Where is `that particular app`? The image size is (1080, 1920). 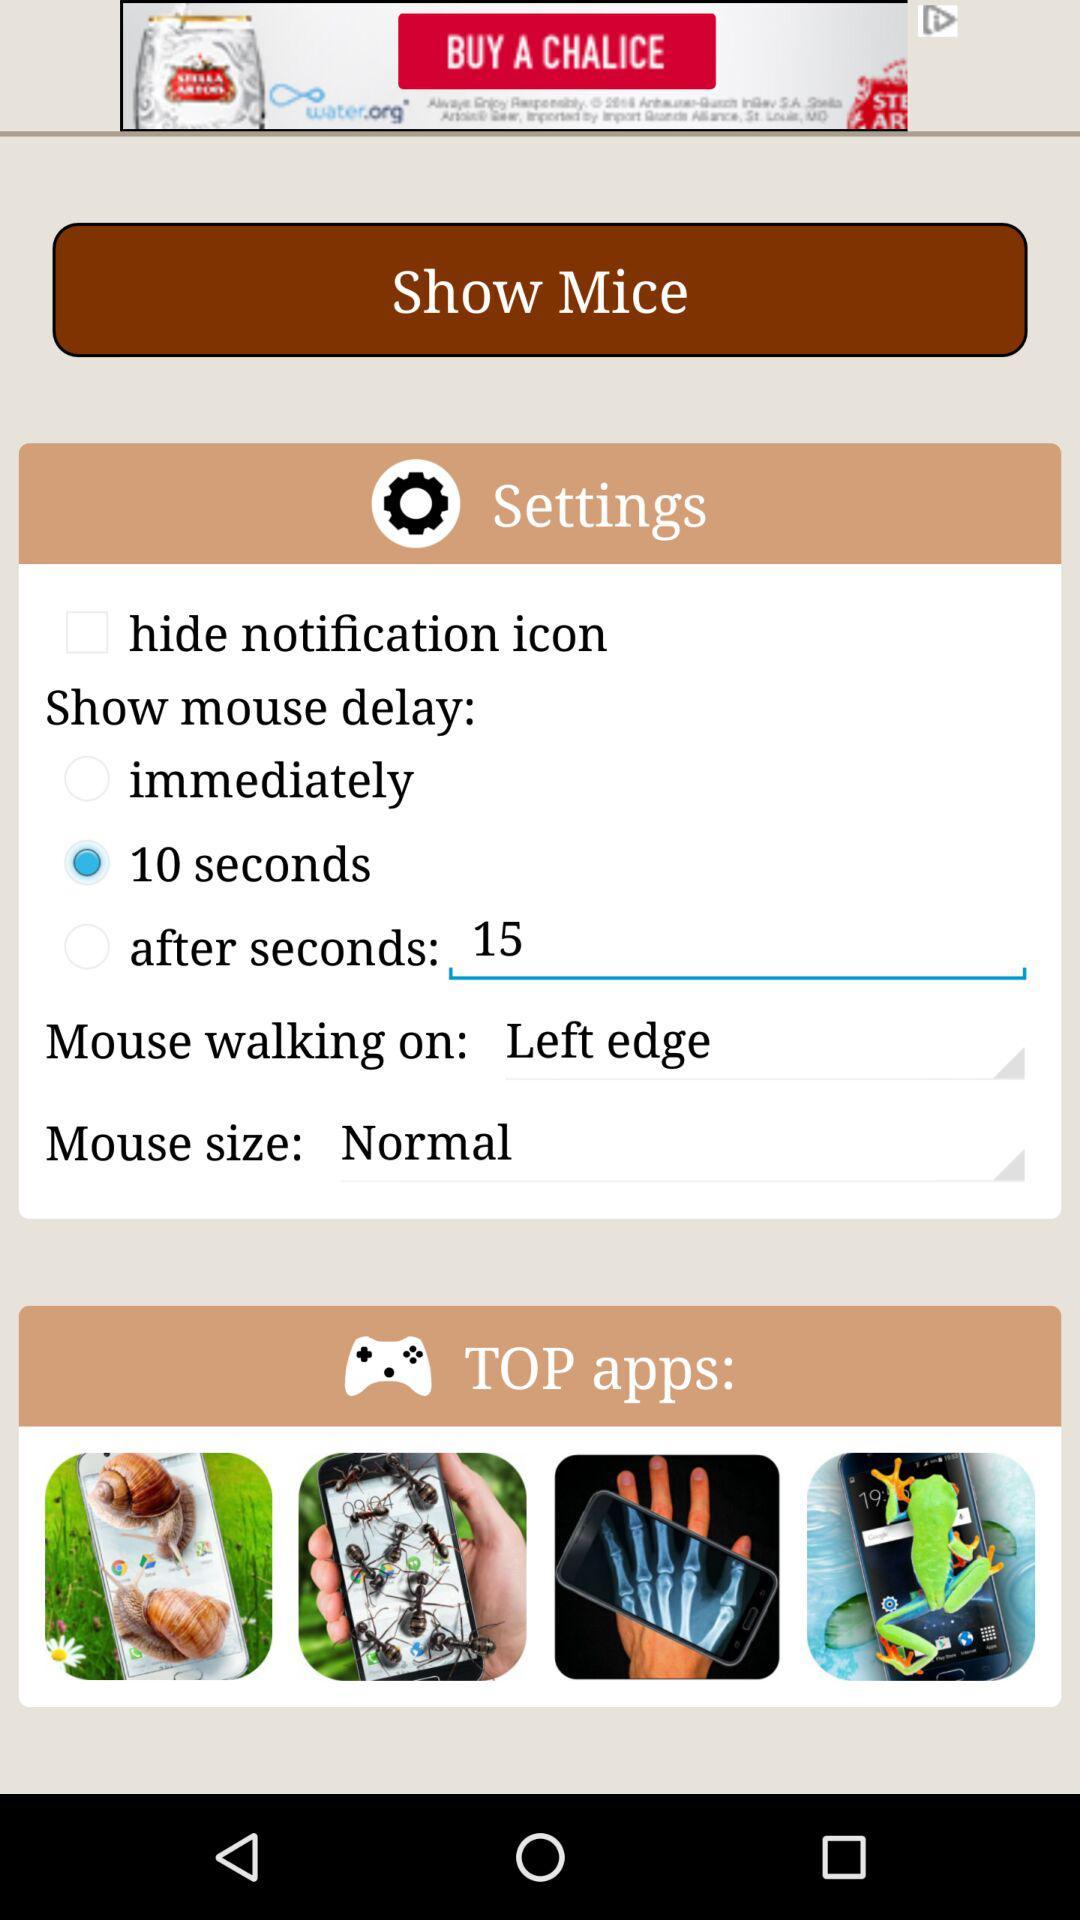
that particular app is located at coordinates (921, 1565).